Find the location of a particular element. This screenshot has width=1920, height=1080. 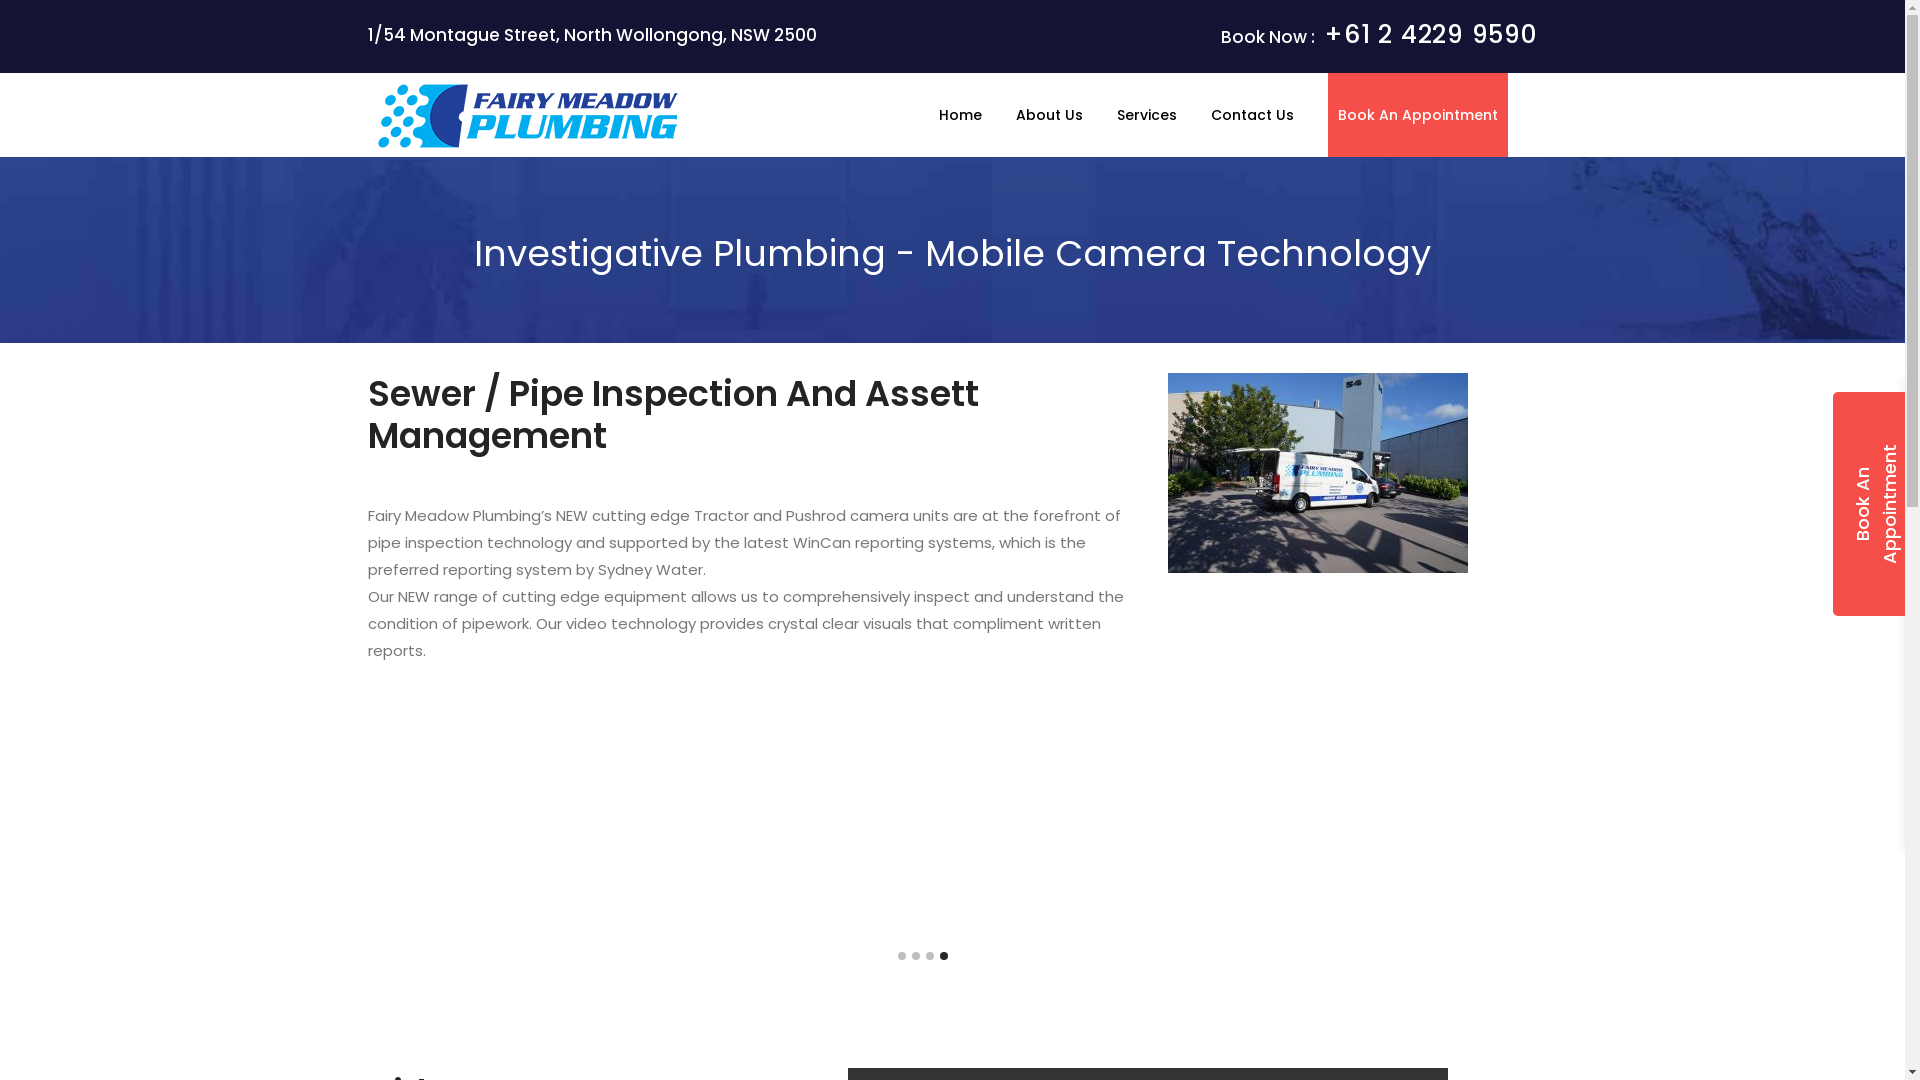

'Book An Appointment' is located at coordinates (1416, 115).